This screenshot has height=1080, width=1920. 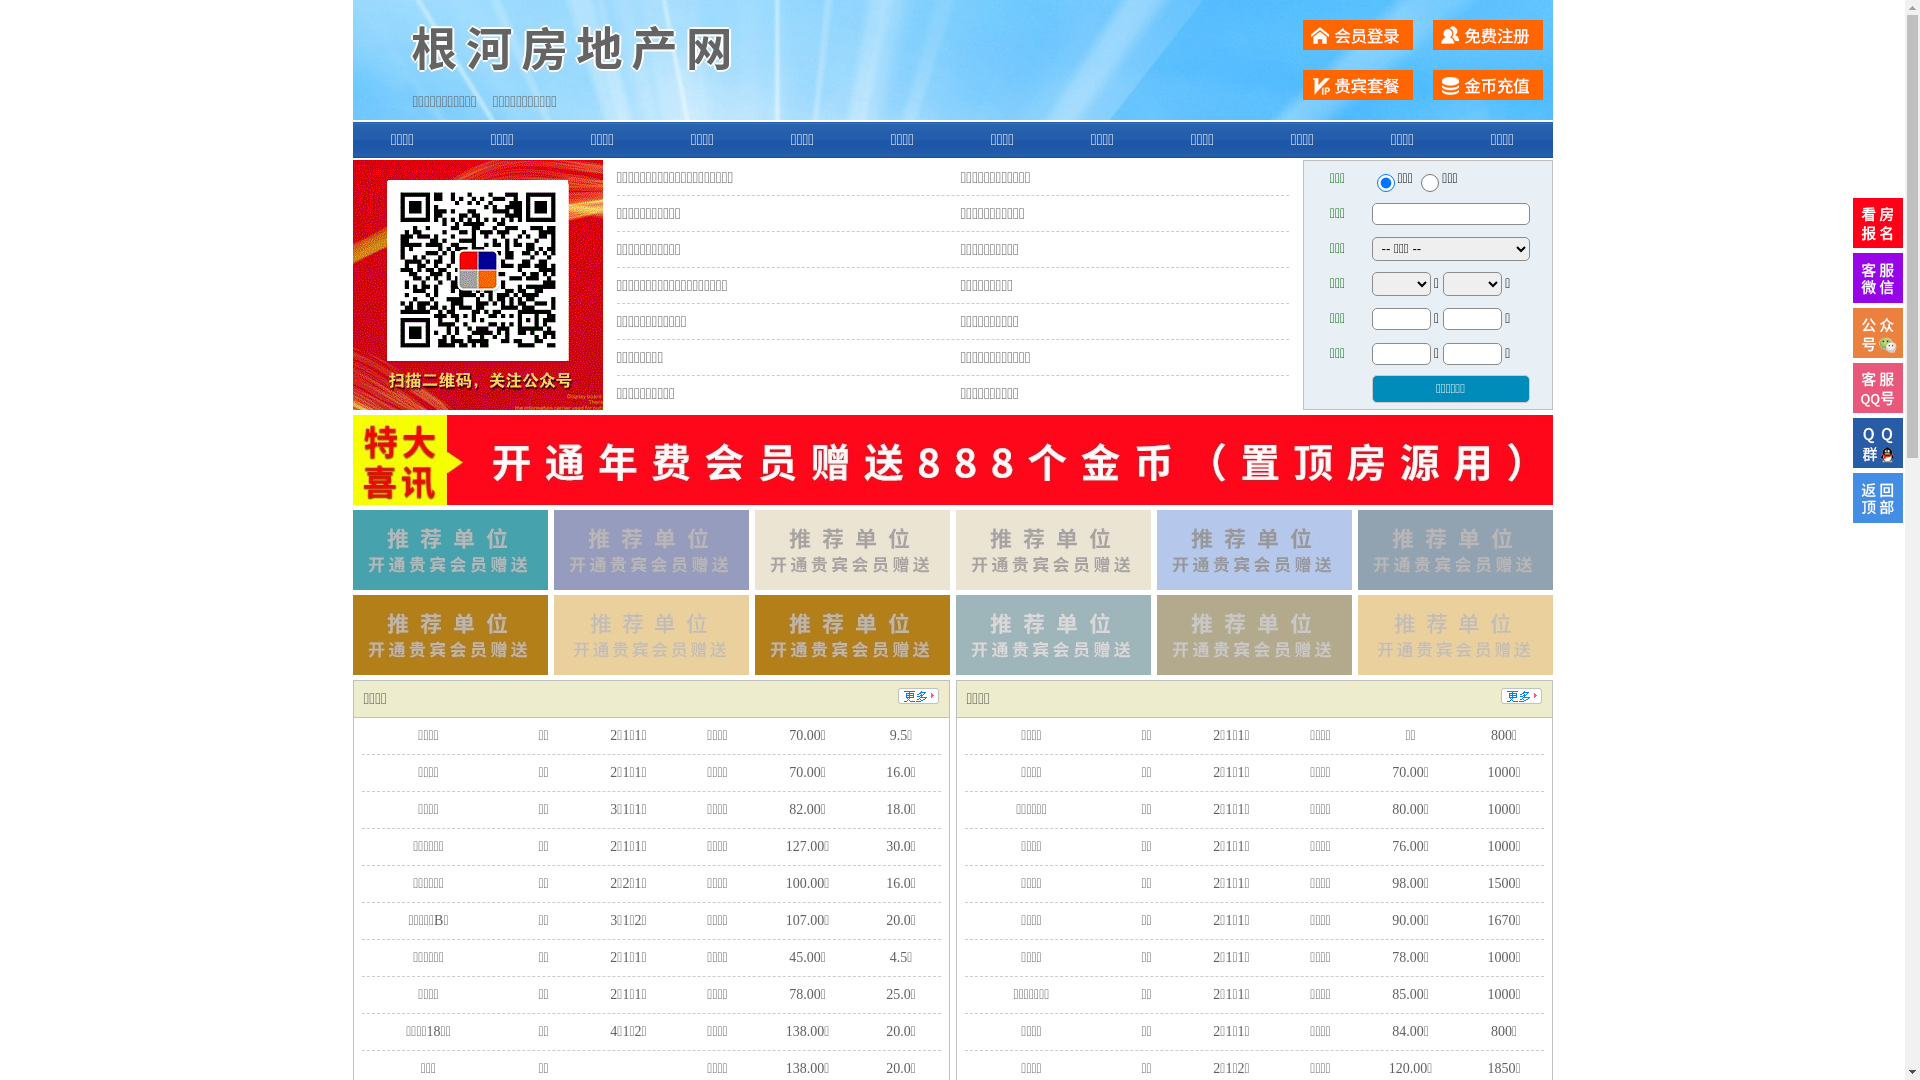 I want to click on 'ershou', so click(x=1384, y=182).